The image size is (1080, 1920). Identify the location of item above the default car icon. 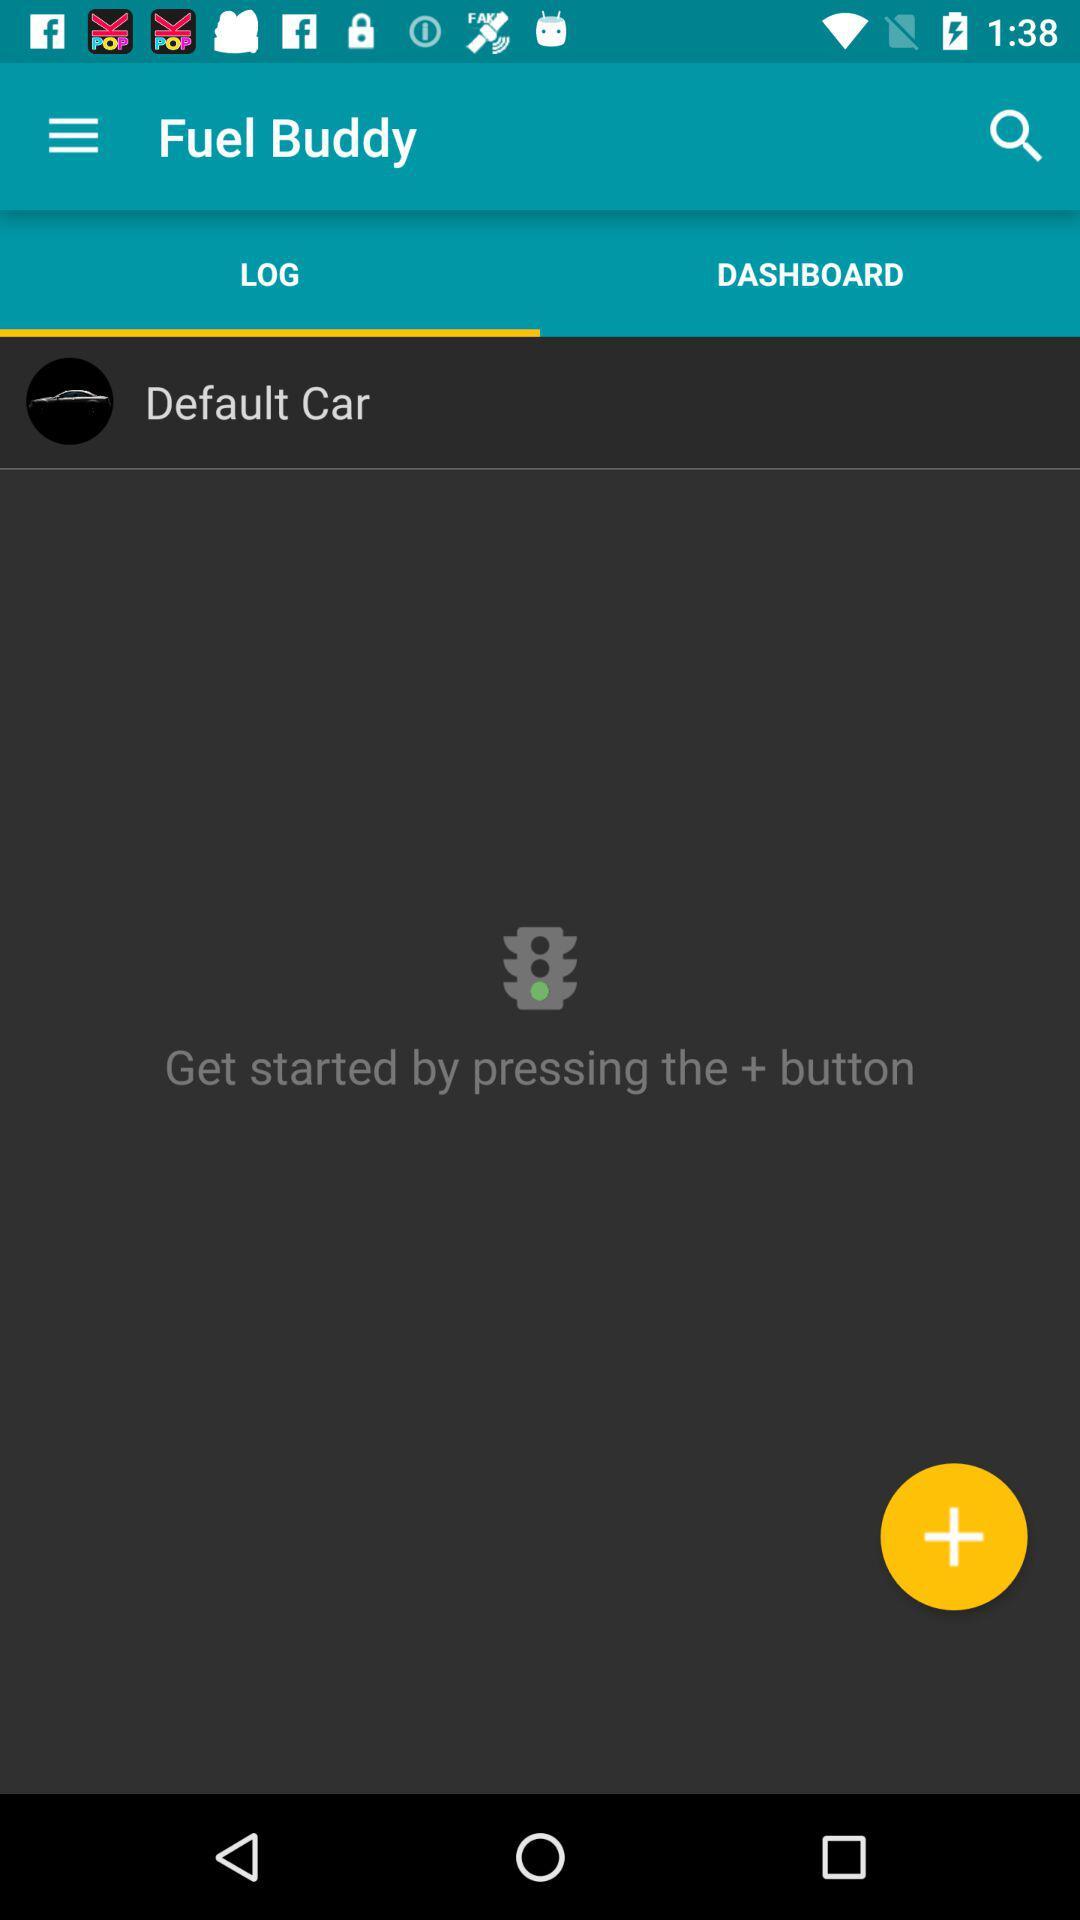
(810, 272).